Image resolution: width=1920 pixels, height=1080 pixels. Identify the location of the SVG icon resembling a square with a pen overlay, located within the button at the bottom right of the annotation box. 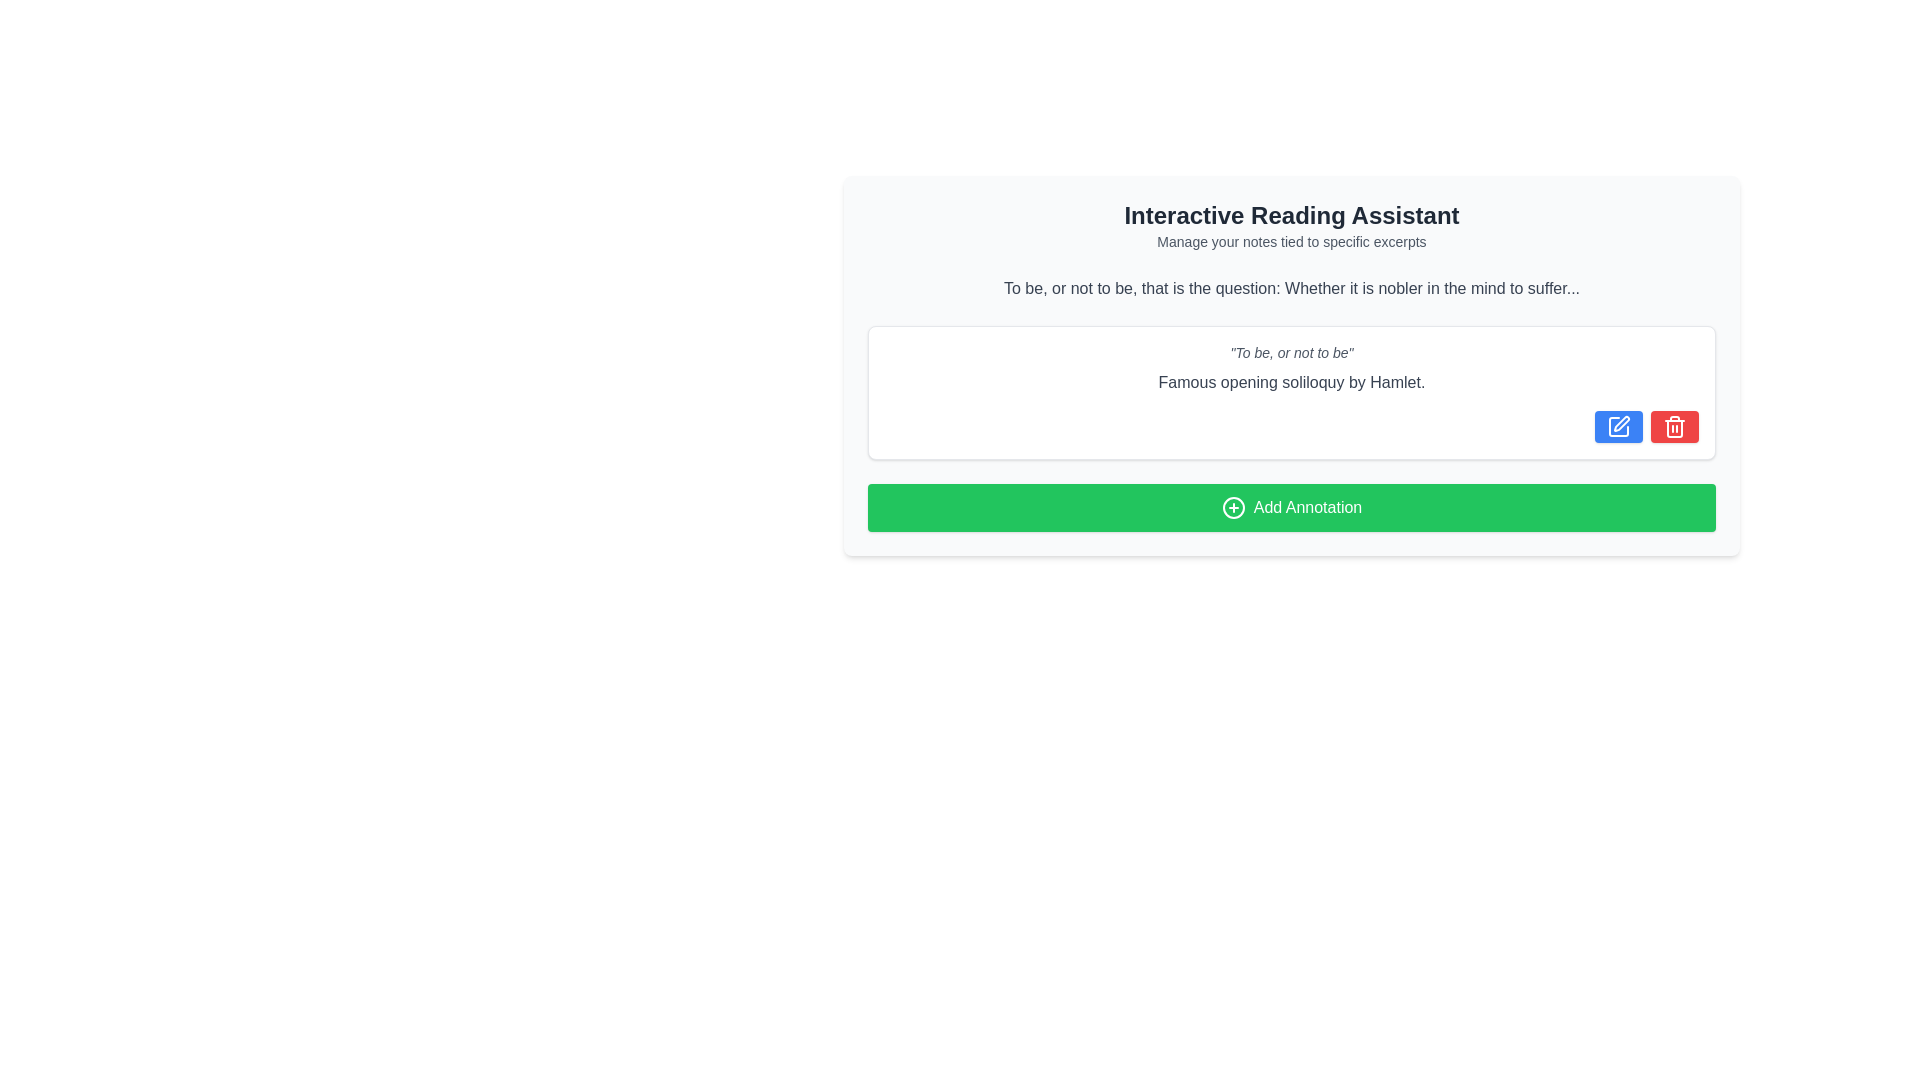
(1618, 426).